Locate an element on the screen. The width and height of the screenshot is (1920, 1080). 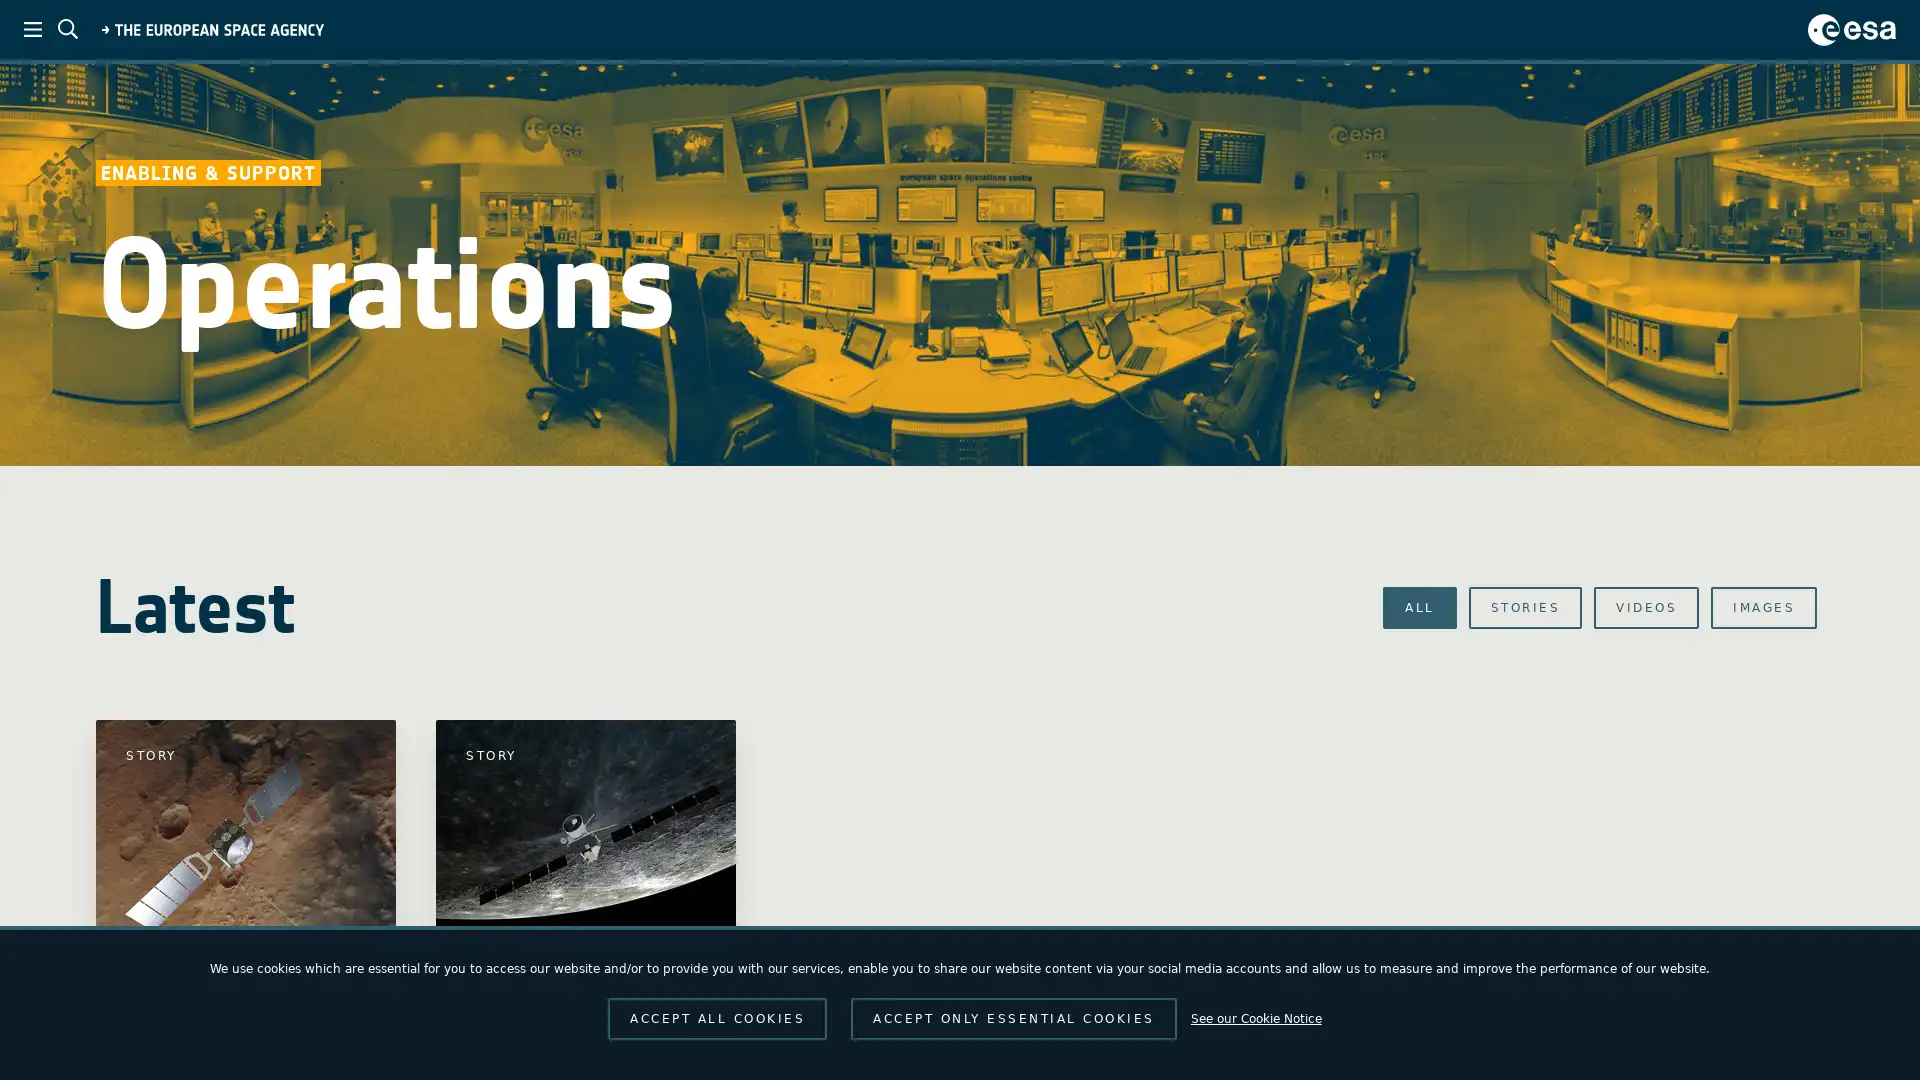
ESA search toggle is located at coordinates (67, 29).